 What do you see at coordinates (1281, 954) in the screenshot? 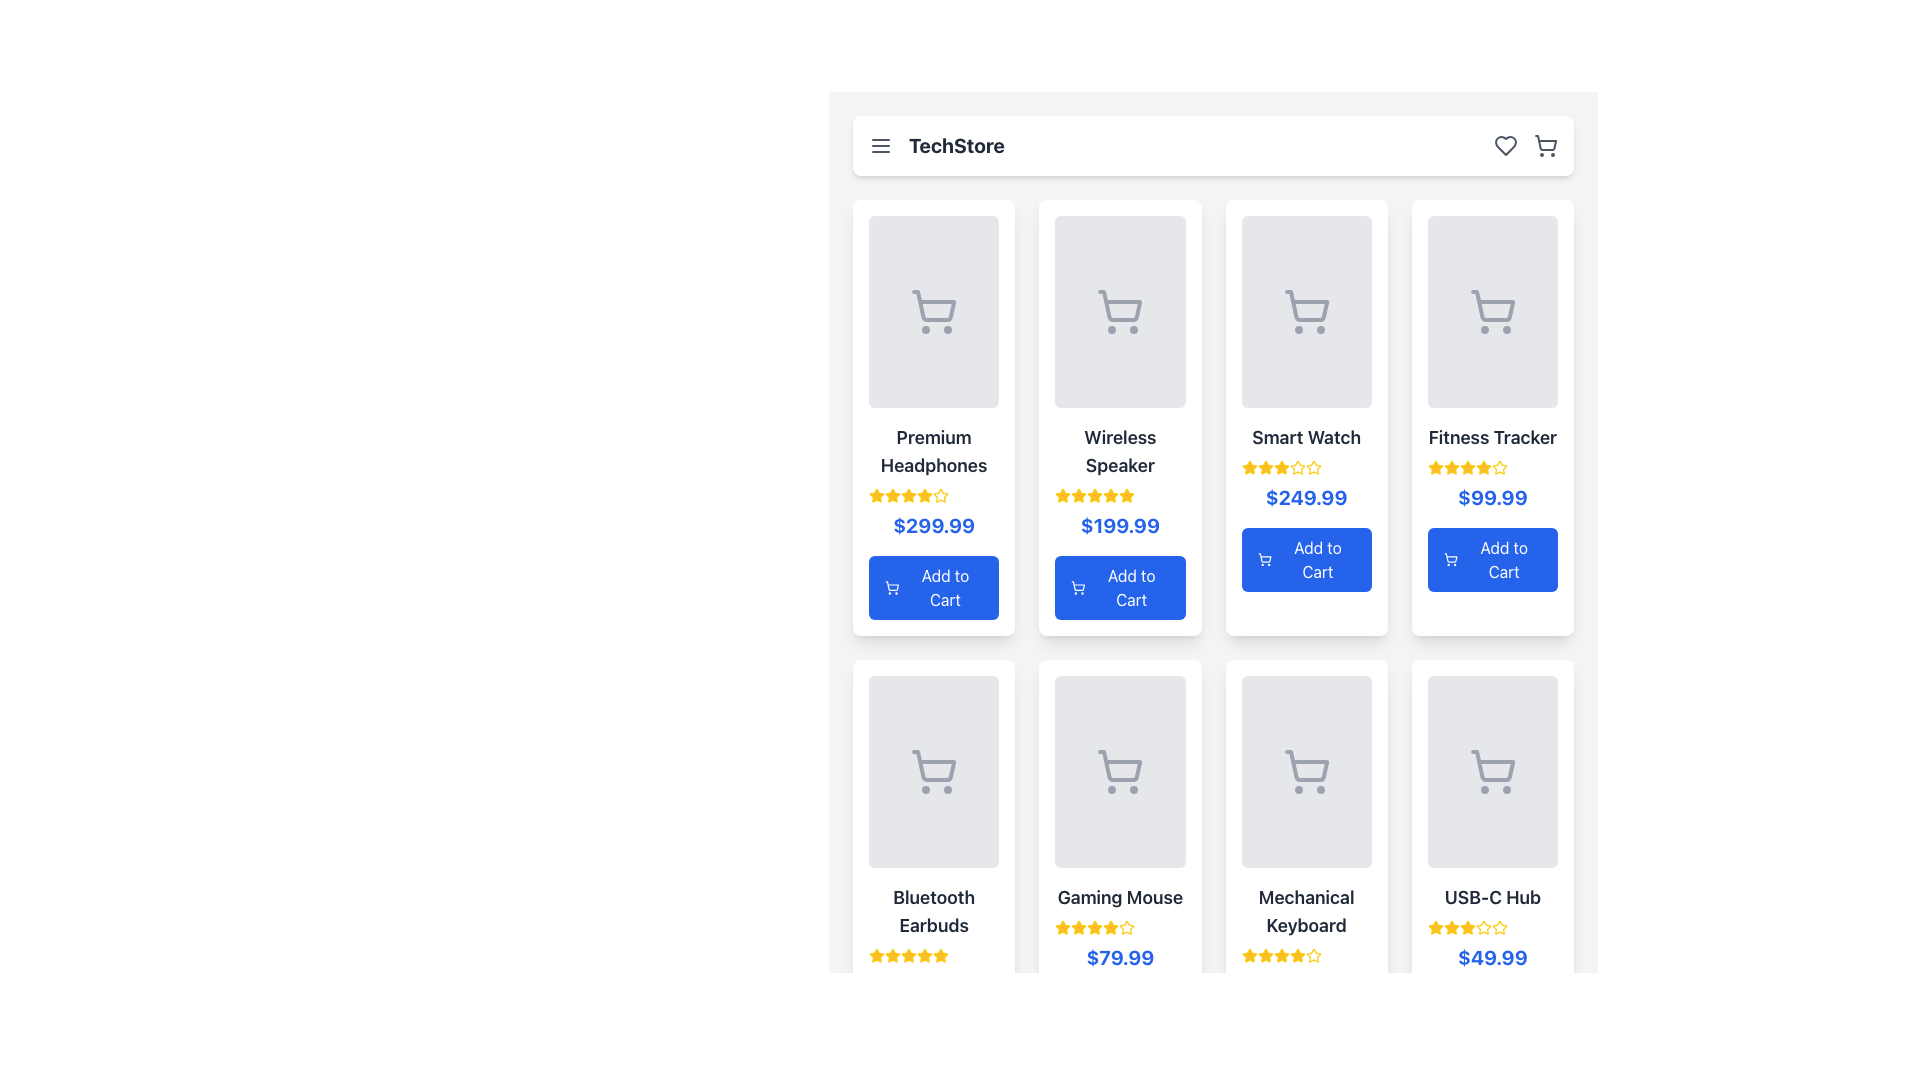
I see `the fourth yellow star-shaped icon in the rating system for the 'Mechanical Keyboard' product, which is positioned to the right among the rating stars` at bounding box center [1281, 954].